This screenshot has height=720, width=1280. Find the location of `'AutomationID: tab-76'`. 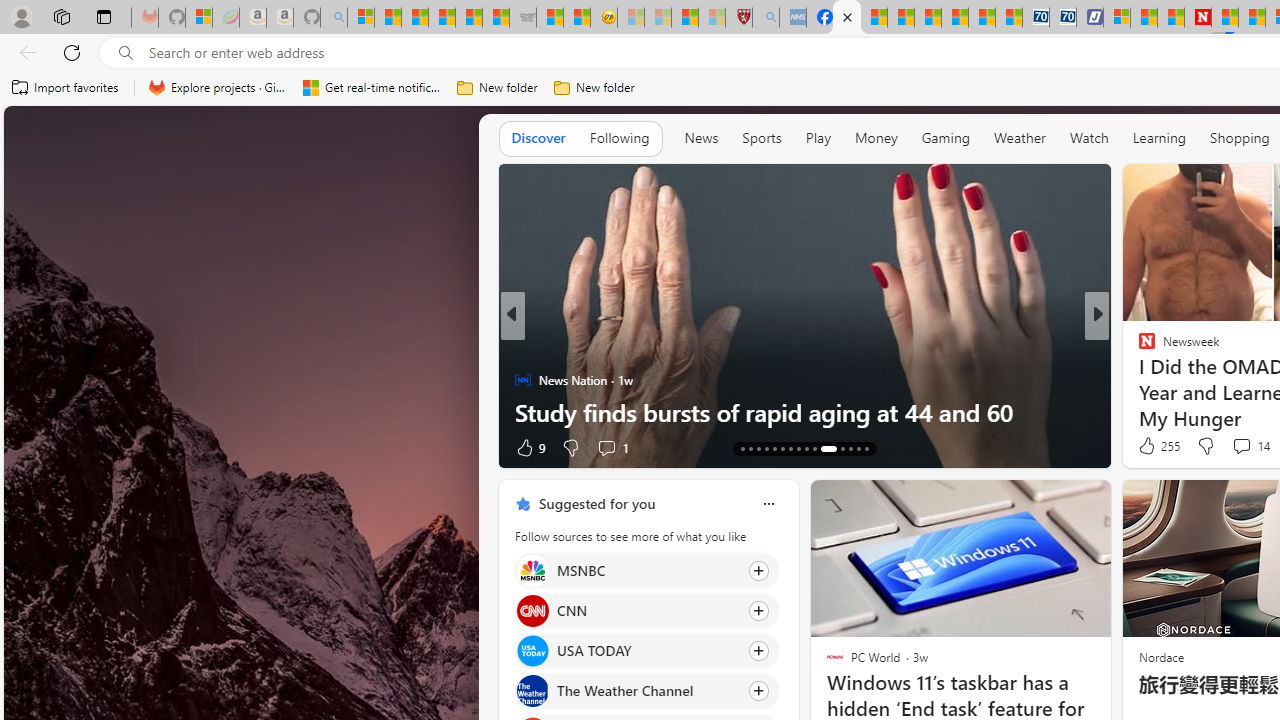

'AutomationID: tab-76' is located at coordinates (822, 447).